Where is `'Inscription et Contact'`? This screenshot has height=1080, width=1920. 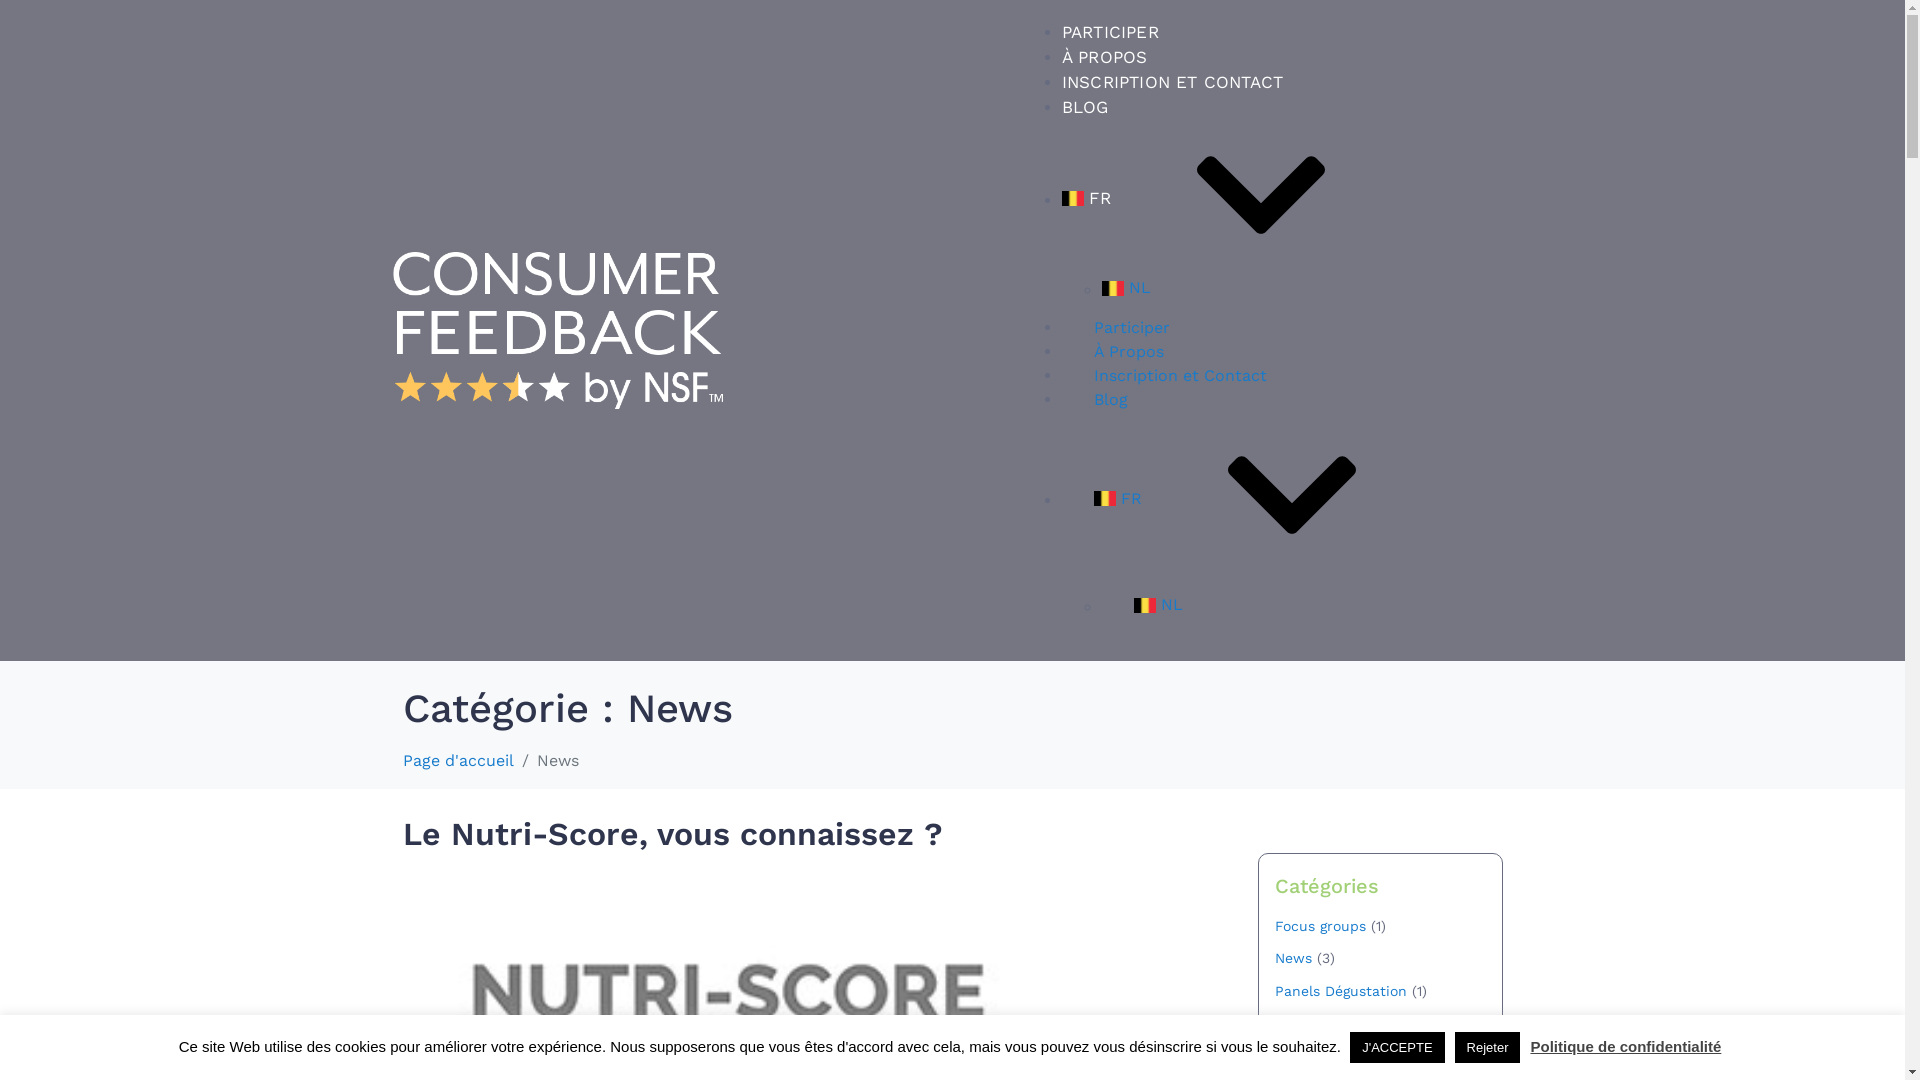
'Inscription et Contact' is located at coordinates (1180, 375).